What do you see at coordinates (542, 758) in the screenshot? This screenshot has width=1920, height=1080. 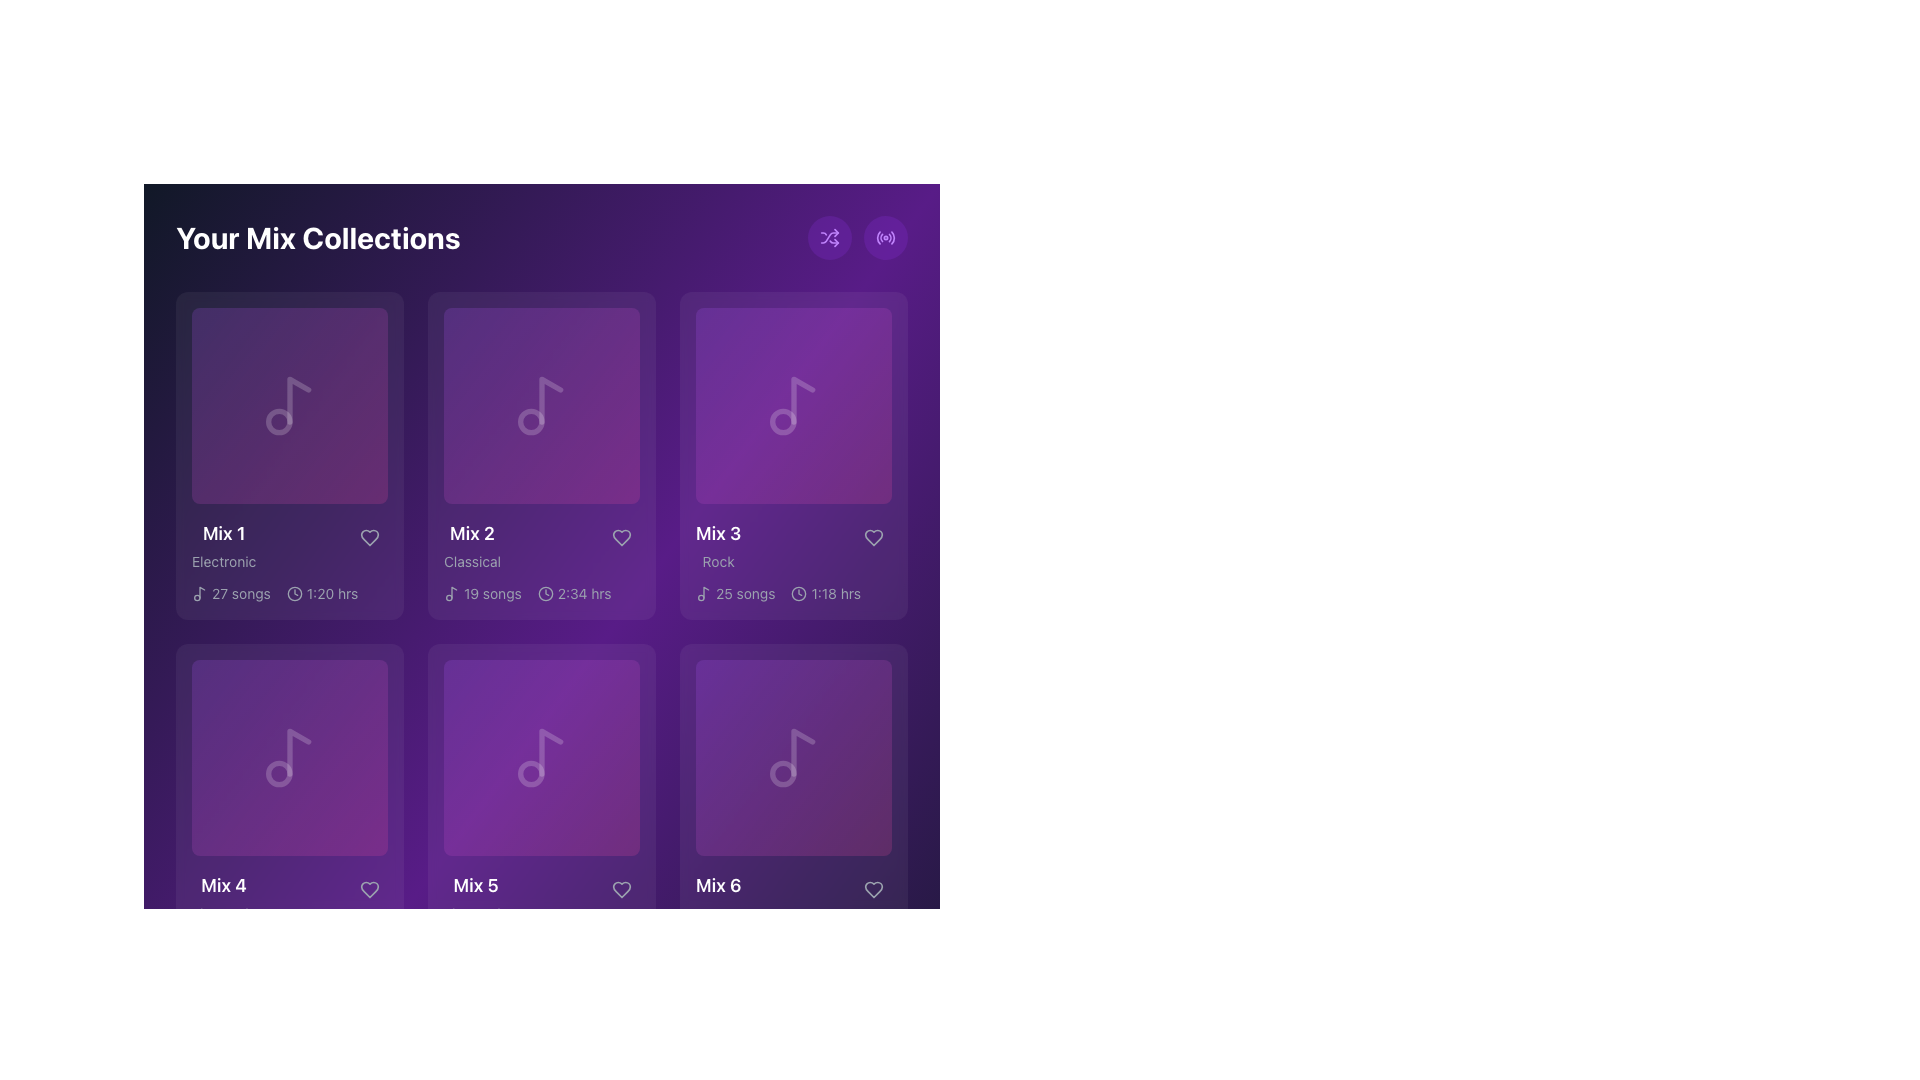 I see `the interactive card labeled 'Mix 5' in the 'Your Mix Collections' section` at bounding box center [542, 758].